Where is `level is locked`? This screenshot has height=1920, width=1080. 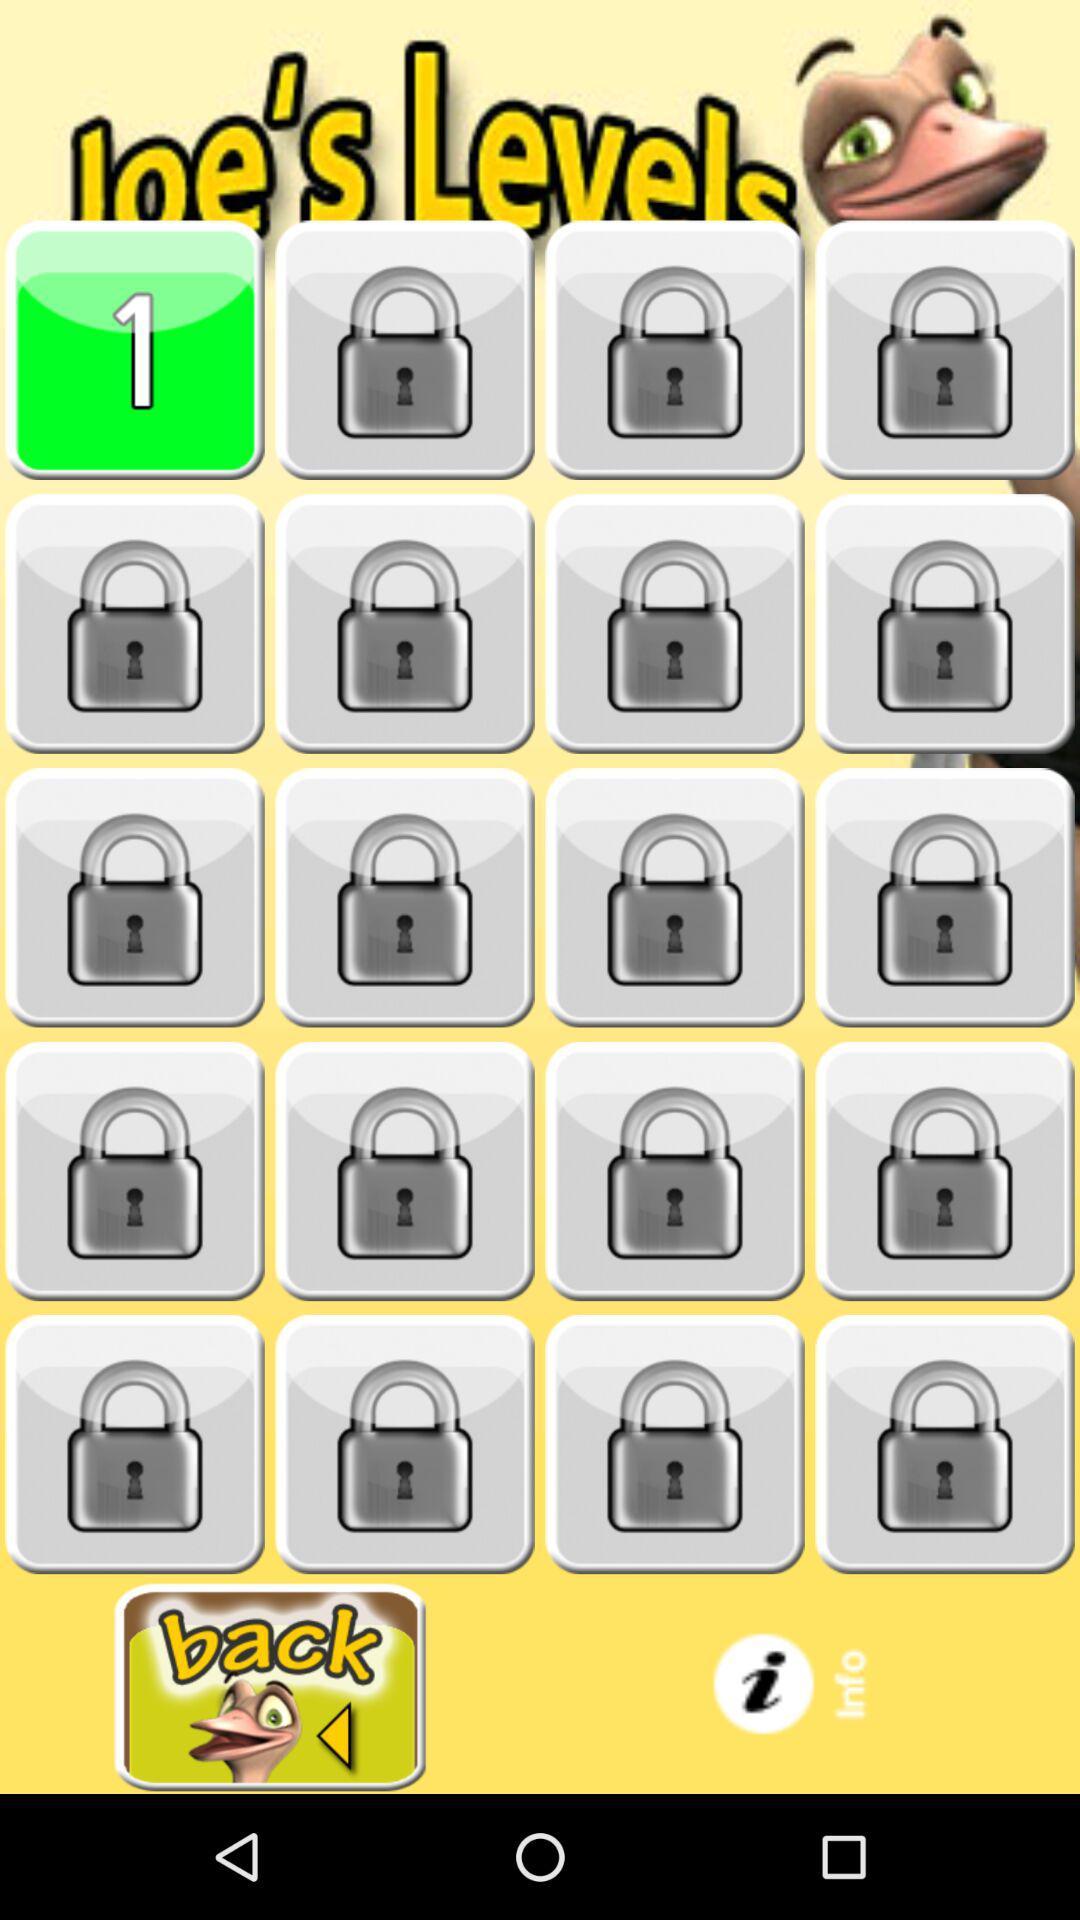
level is locked is located at coordinates (675, 350).